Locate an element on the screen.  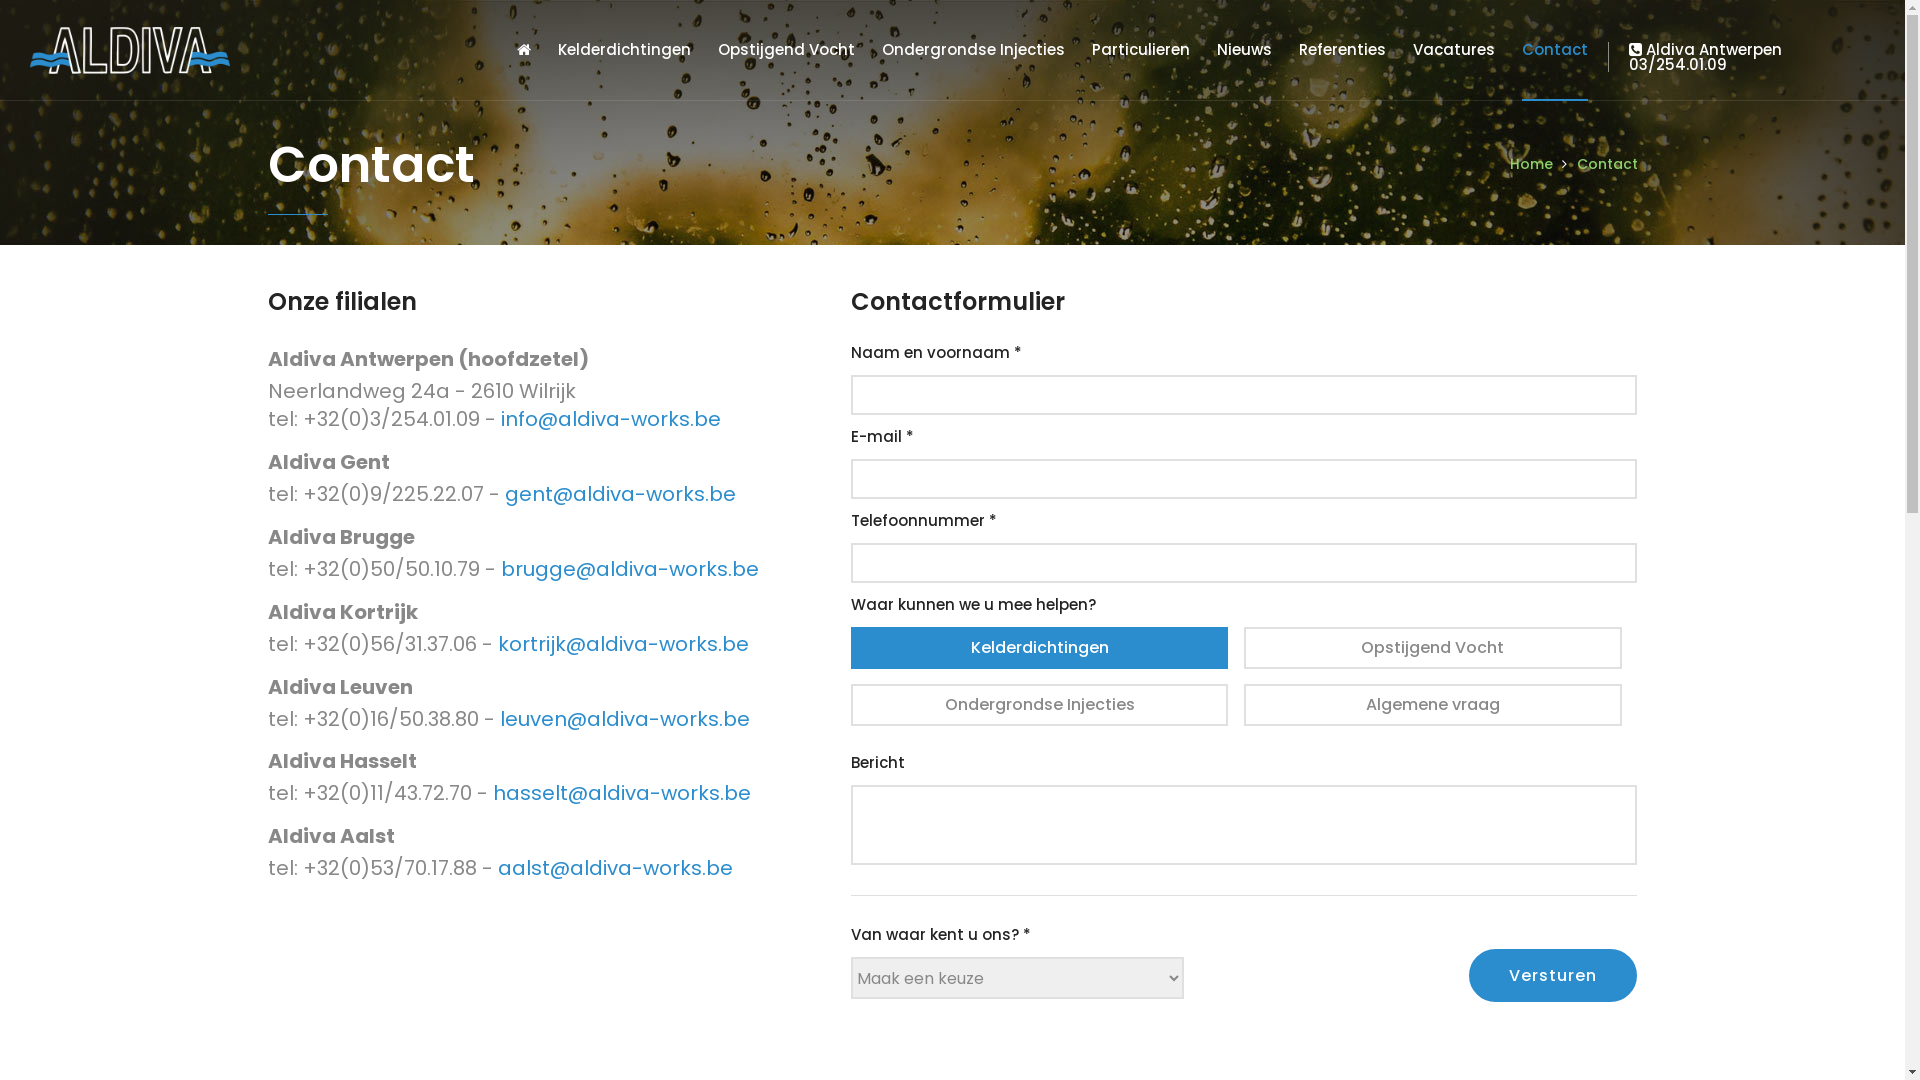
'Referenties' is located at coordinates (1299, 49).